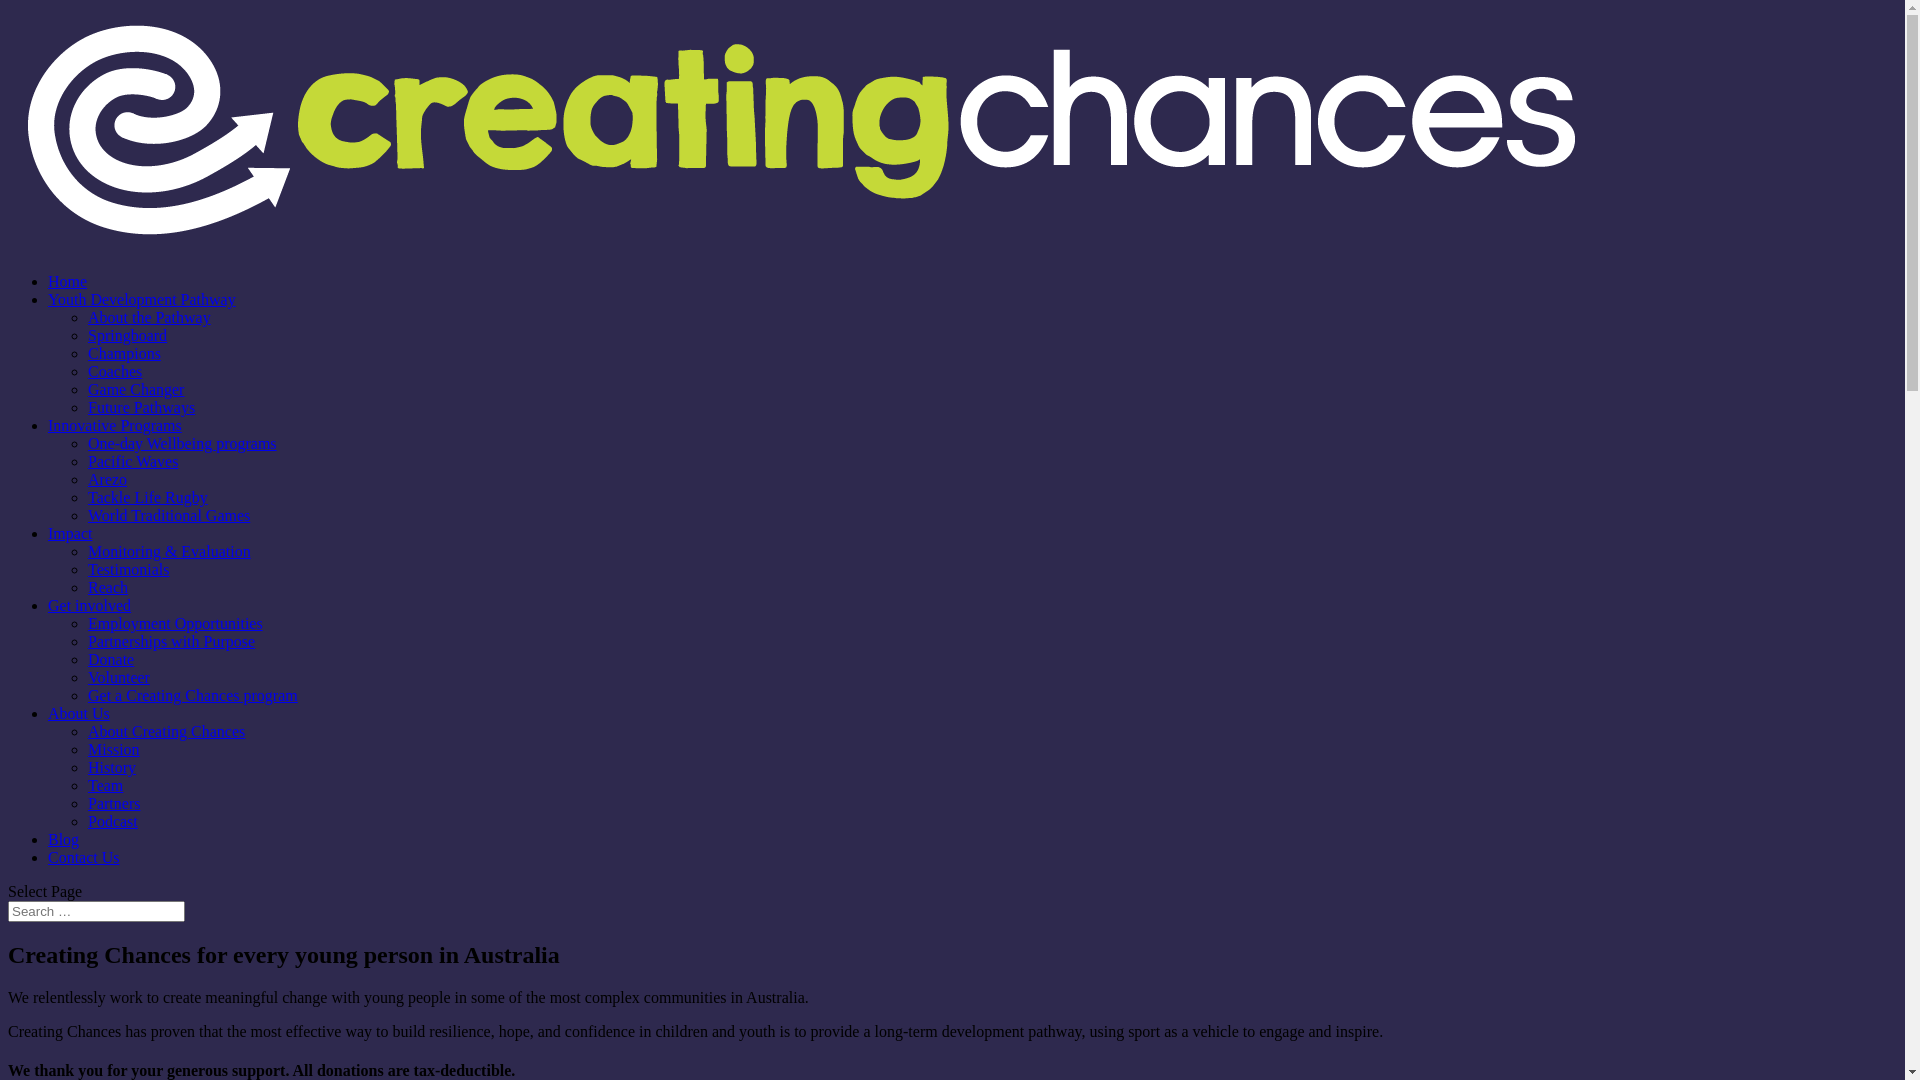 This screenshot has height=1080, width=1920. Describe the element at coordinates (132, 461) in the screenshot. I see `'Pacific Waves'` at that location.